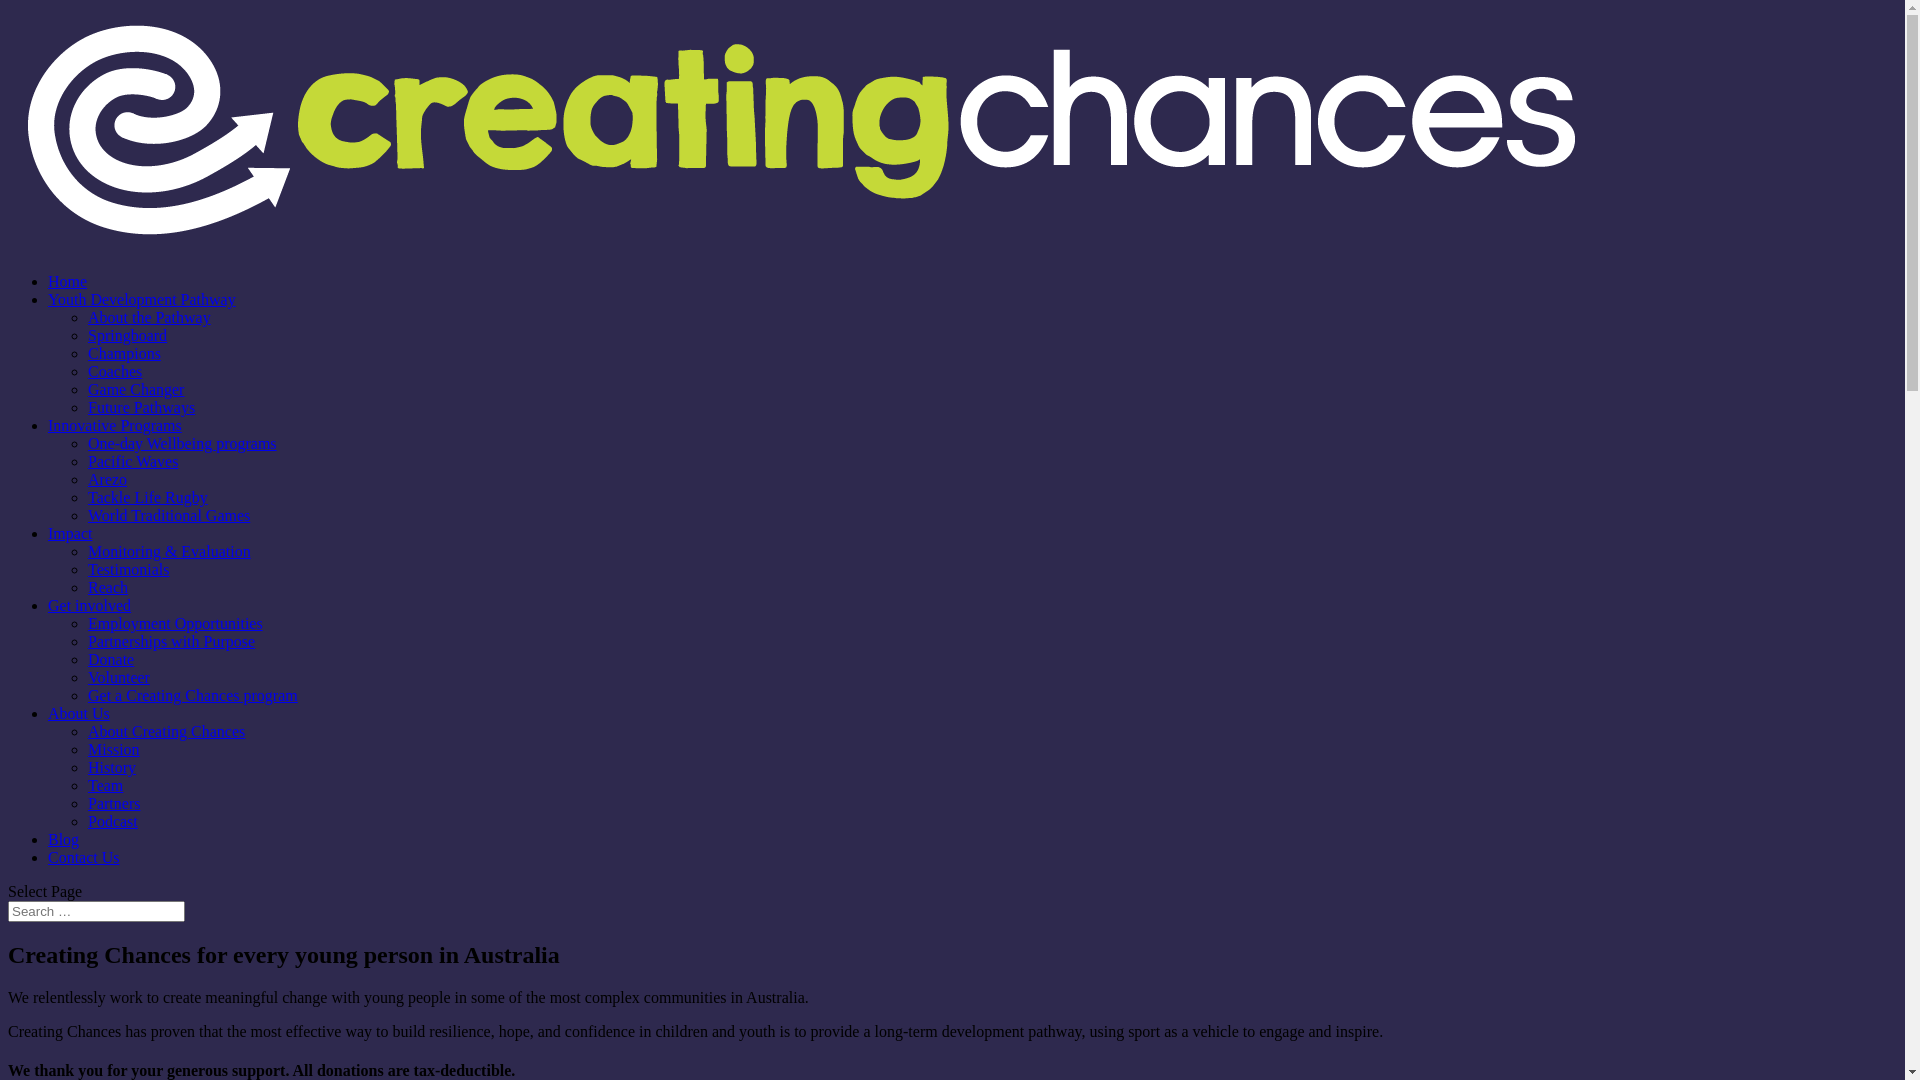 This screenshot has height=1080, width=1920. Describe the element at coordinates (132, 461) in the screenshot. I see `'Pacific Waves'` at that location.